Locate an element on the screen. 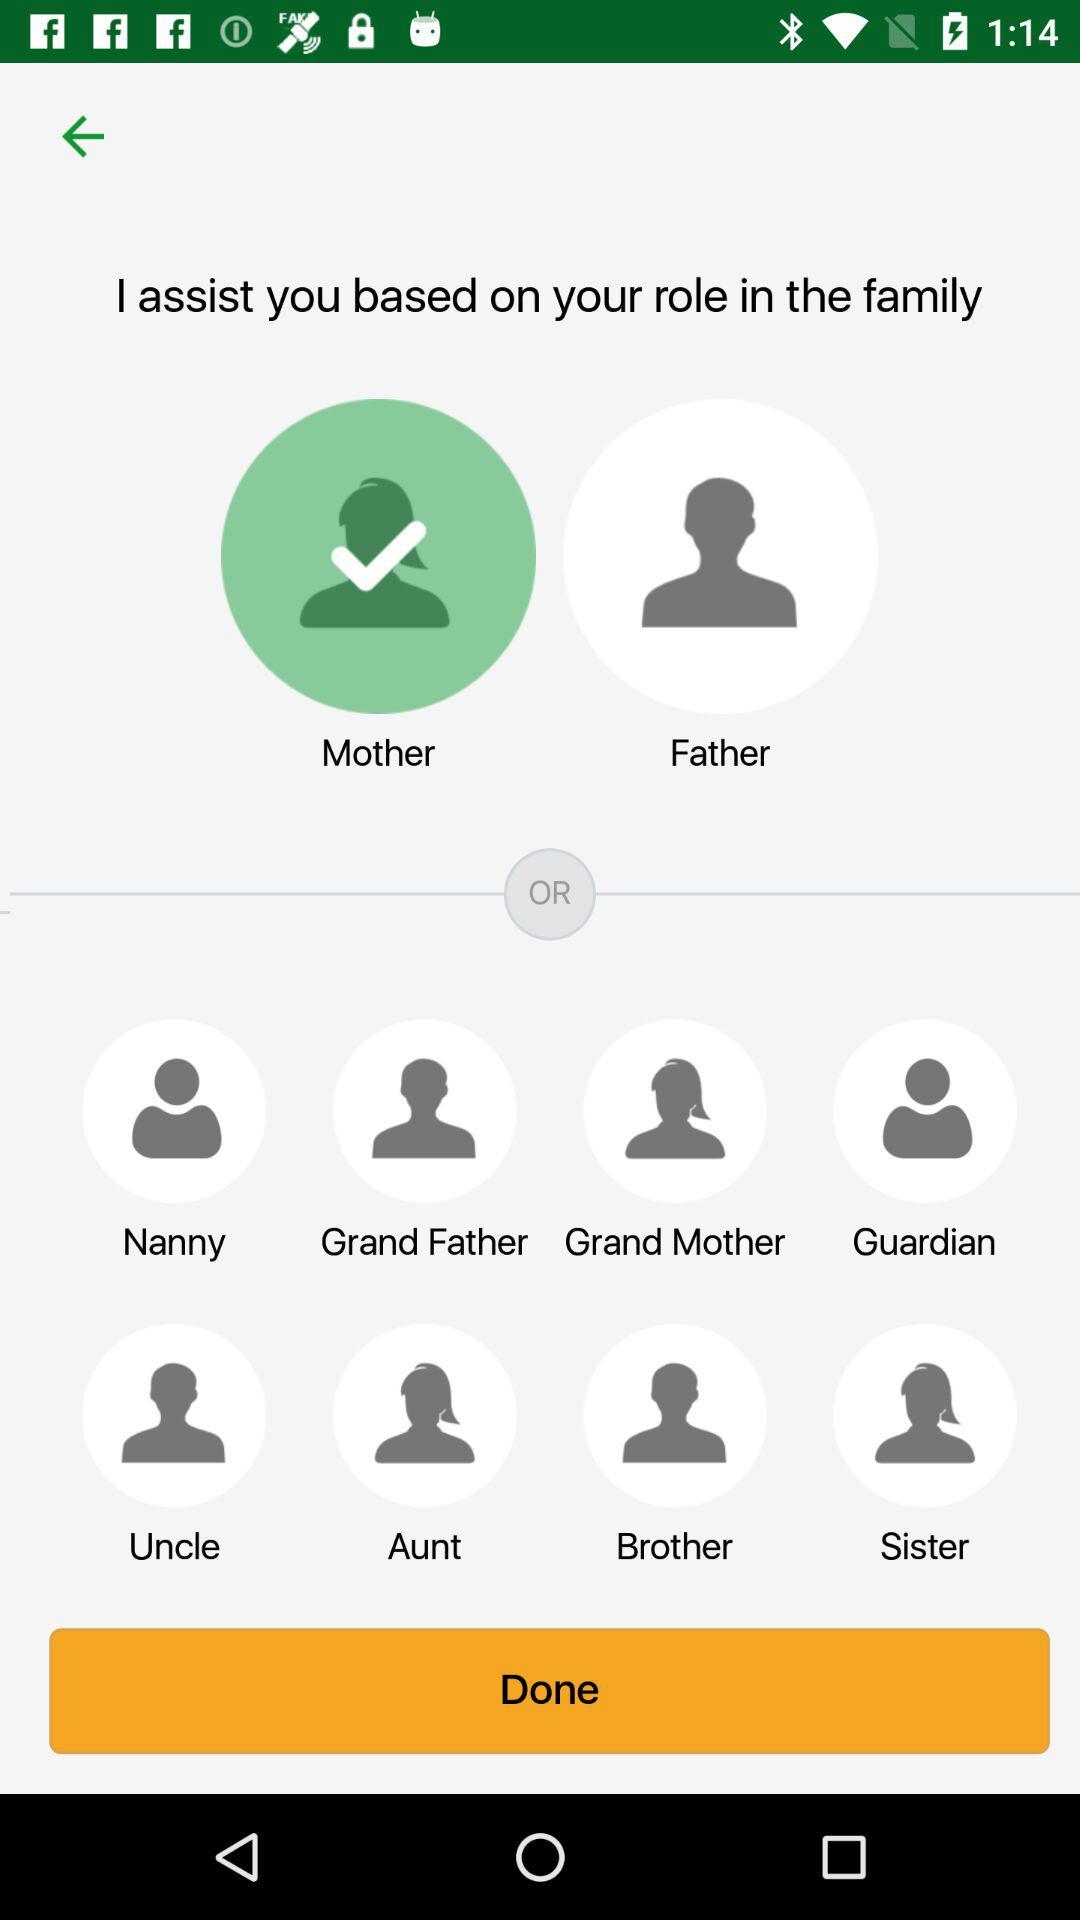 The width and height of the screenshot is (1080, 1920). aunt in relation to the mother is located at coordinates (414, 1414).